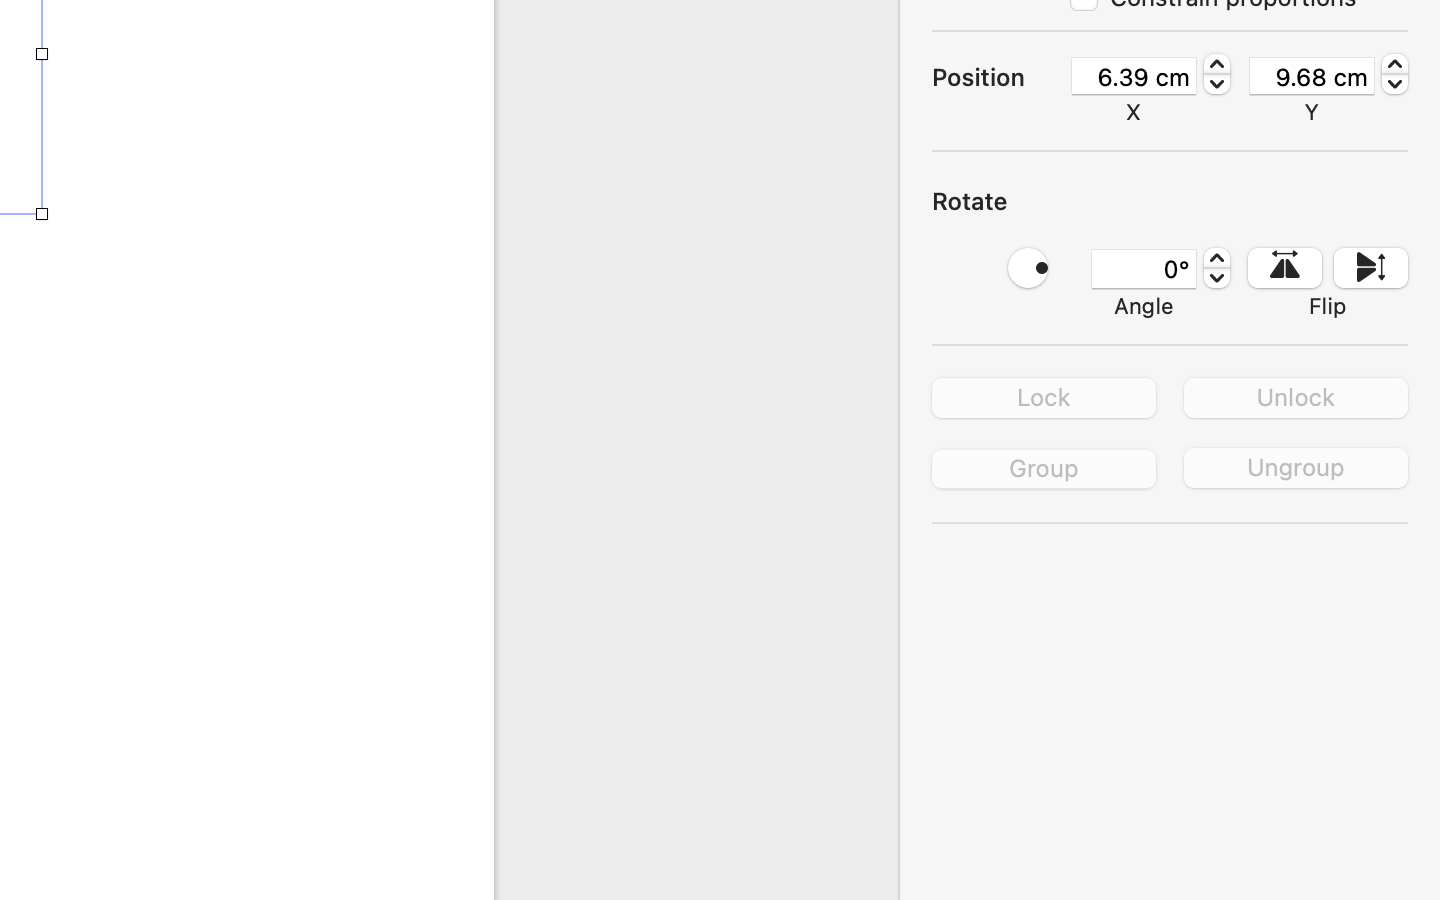 The height and width of the screenshot is (900, 1440). What do you see at coordinates (1133, 74) in the screenshot?
I see `'6.39 cm'` at bounding box center [1133, 74].